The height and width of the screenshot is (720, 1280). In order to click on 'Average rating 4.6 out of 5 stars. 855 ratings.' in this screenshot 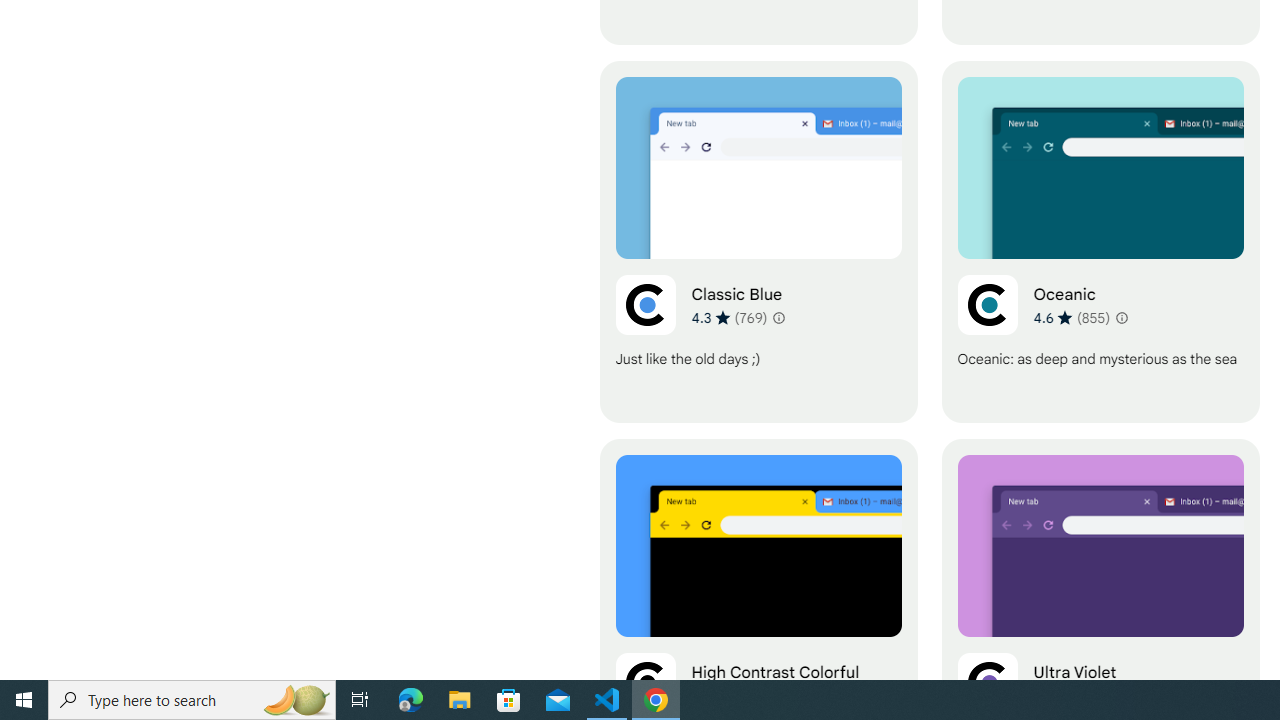, I will do `click(1071, 316)`.